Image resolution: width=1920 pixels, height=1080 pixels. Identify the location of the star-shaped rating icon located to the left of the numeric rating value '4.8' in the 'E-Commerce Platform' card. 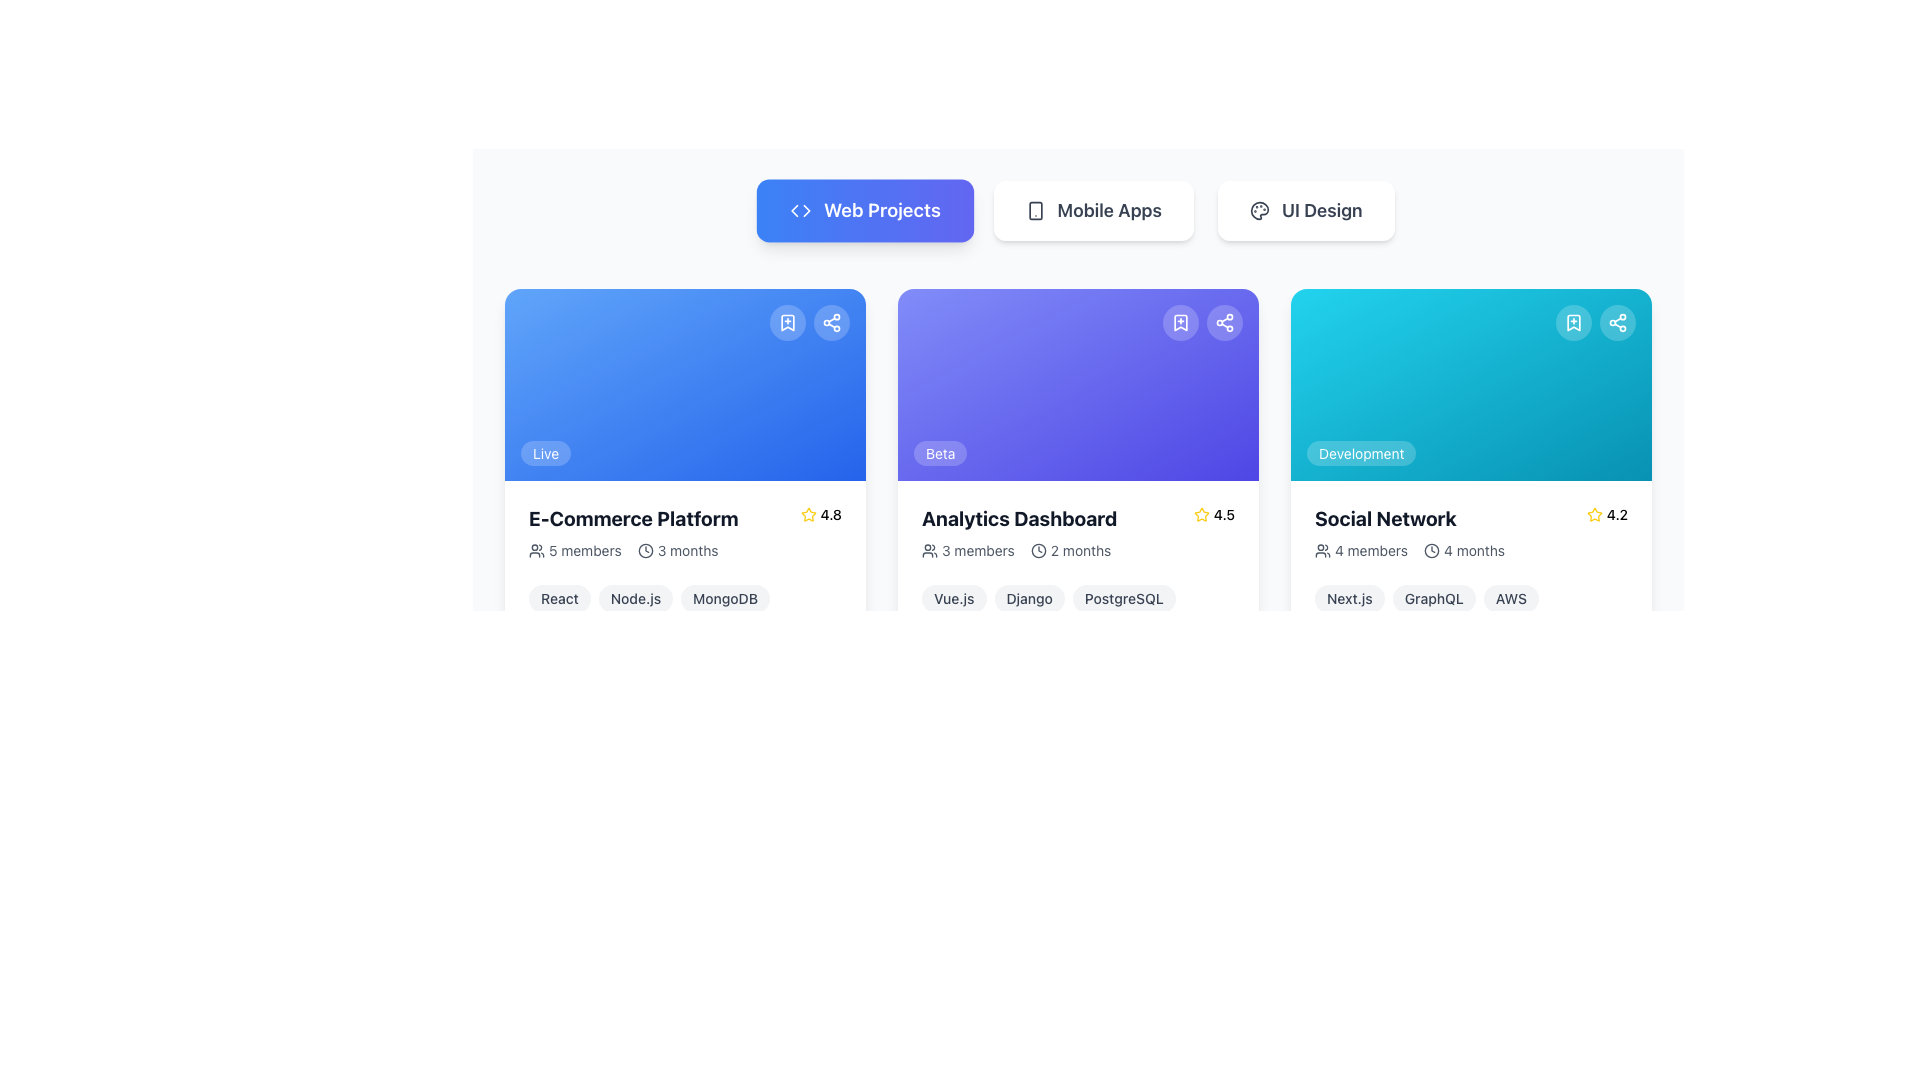
(808, 514).